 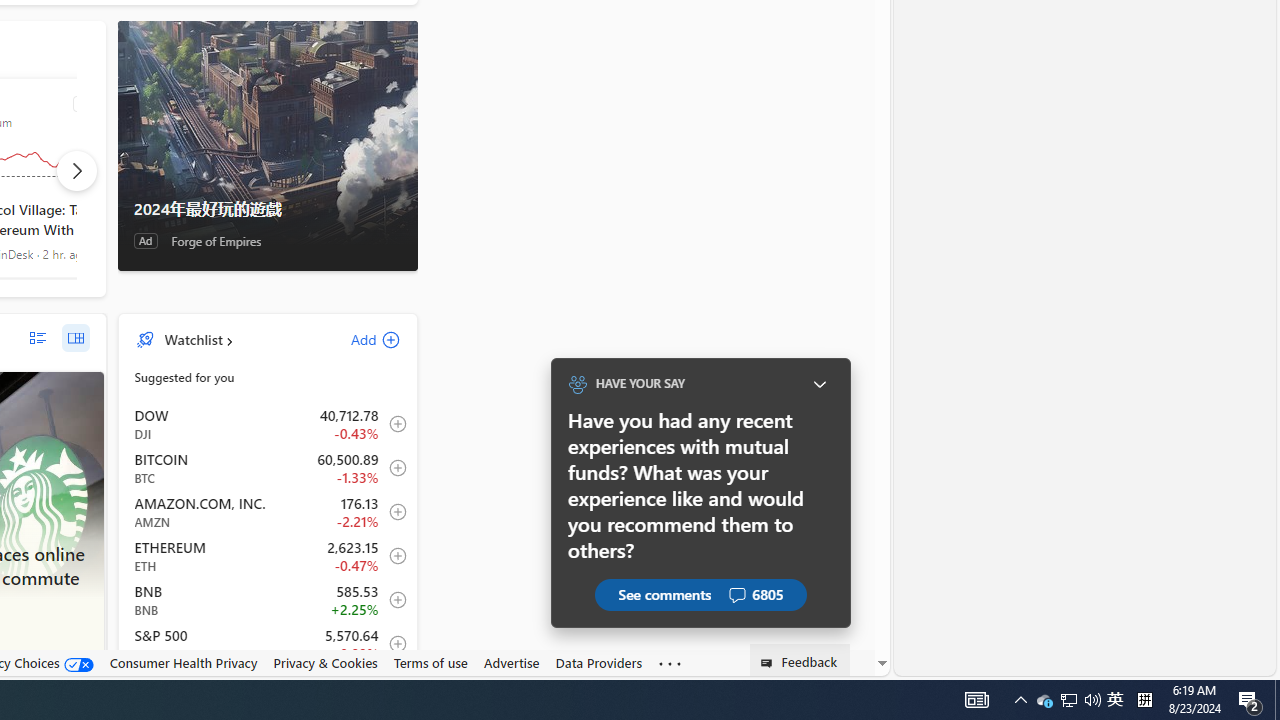 I want to click on 'Consumer Health Privacy', so click(x=183, y=663).